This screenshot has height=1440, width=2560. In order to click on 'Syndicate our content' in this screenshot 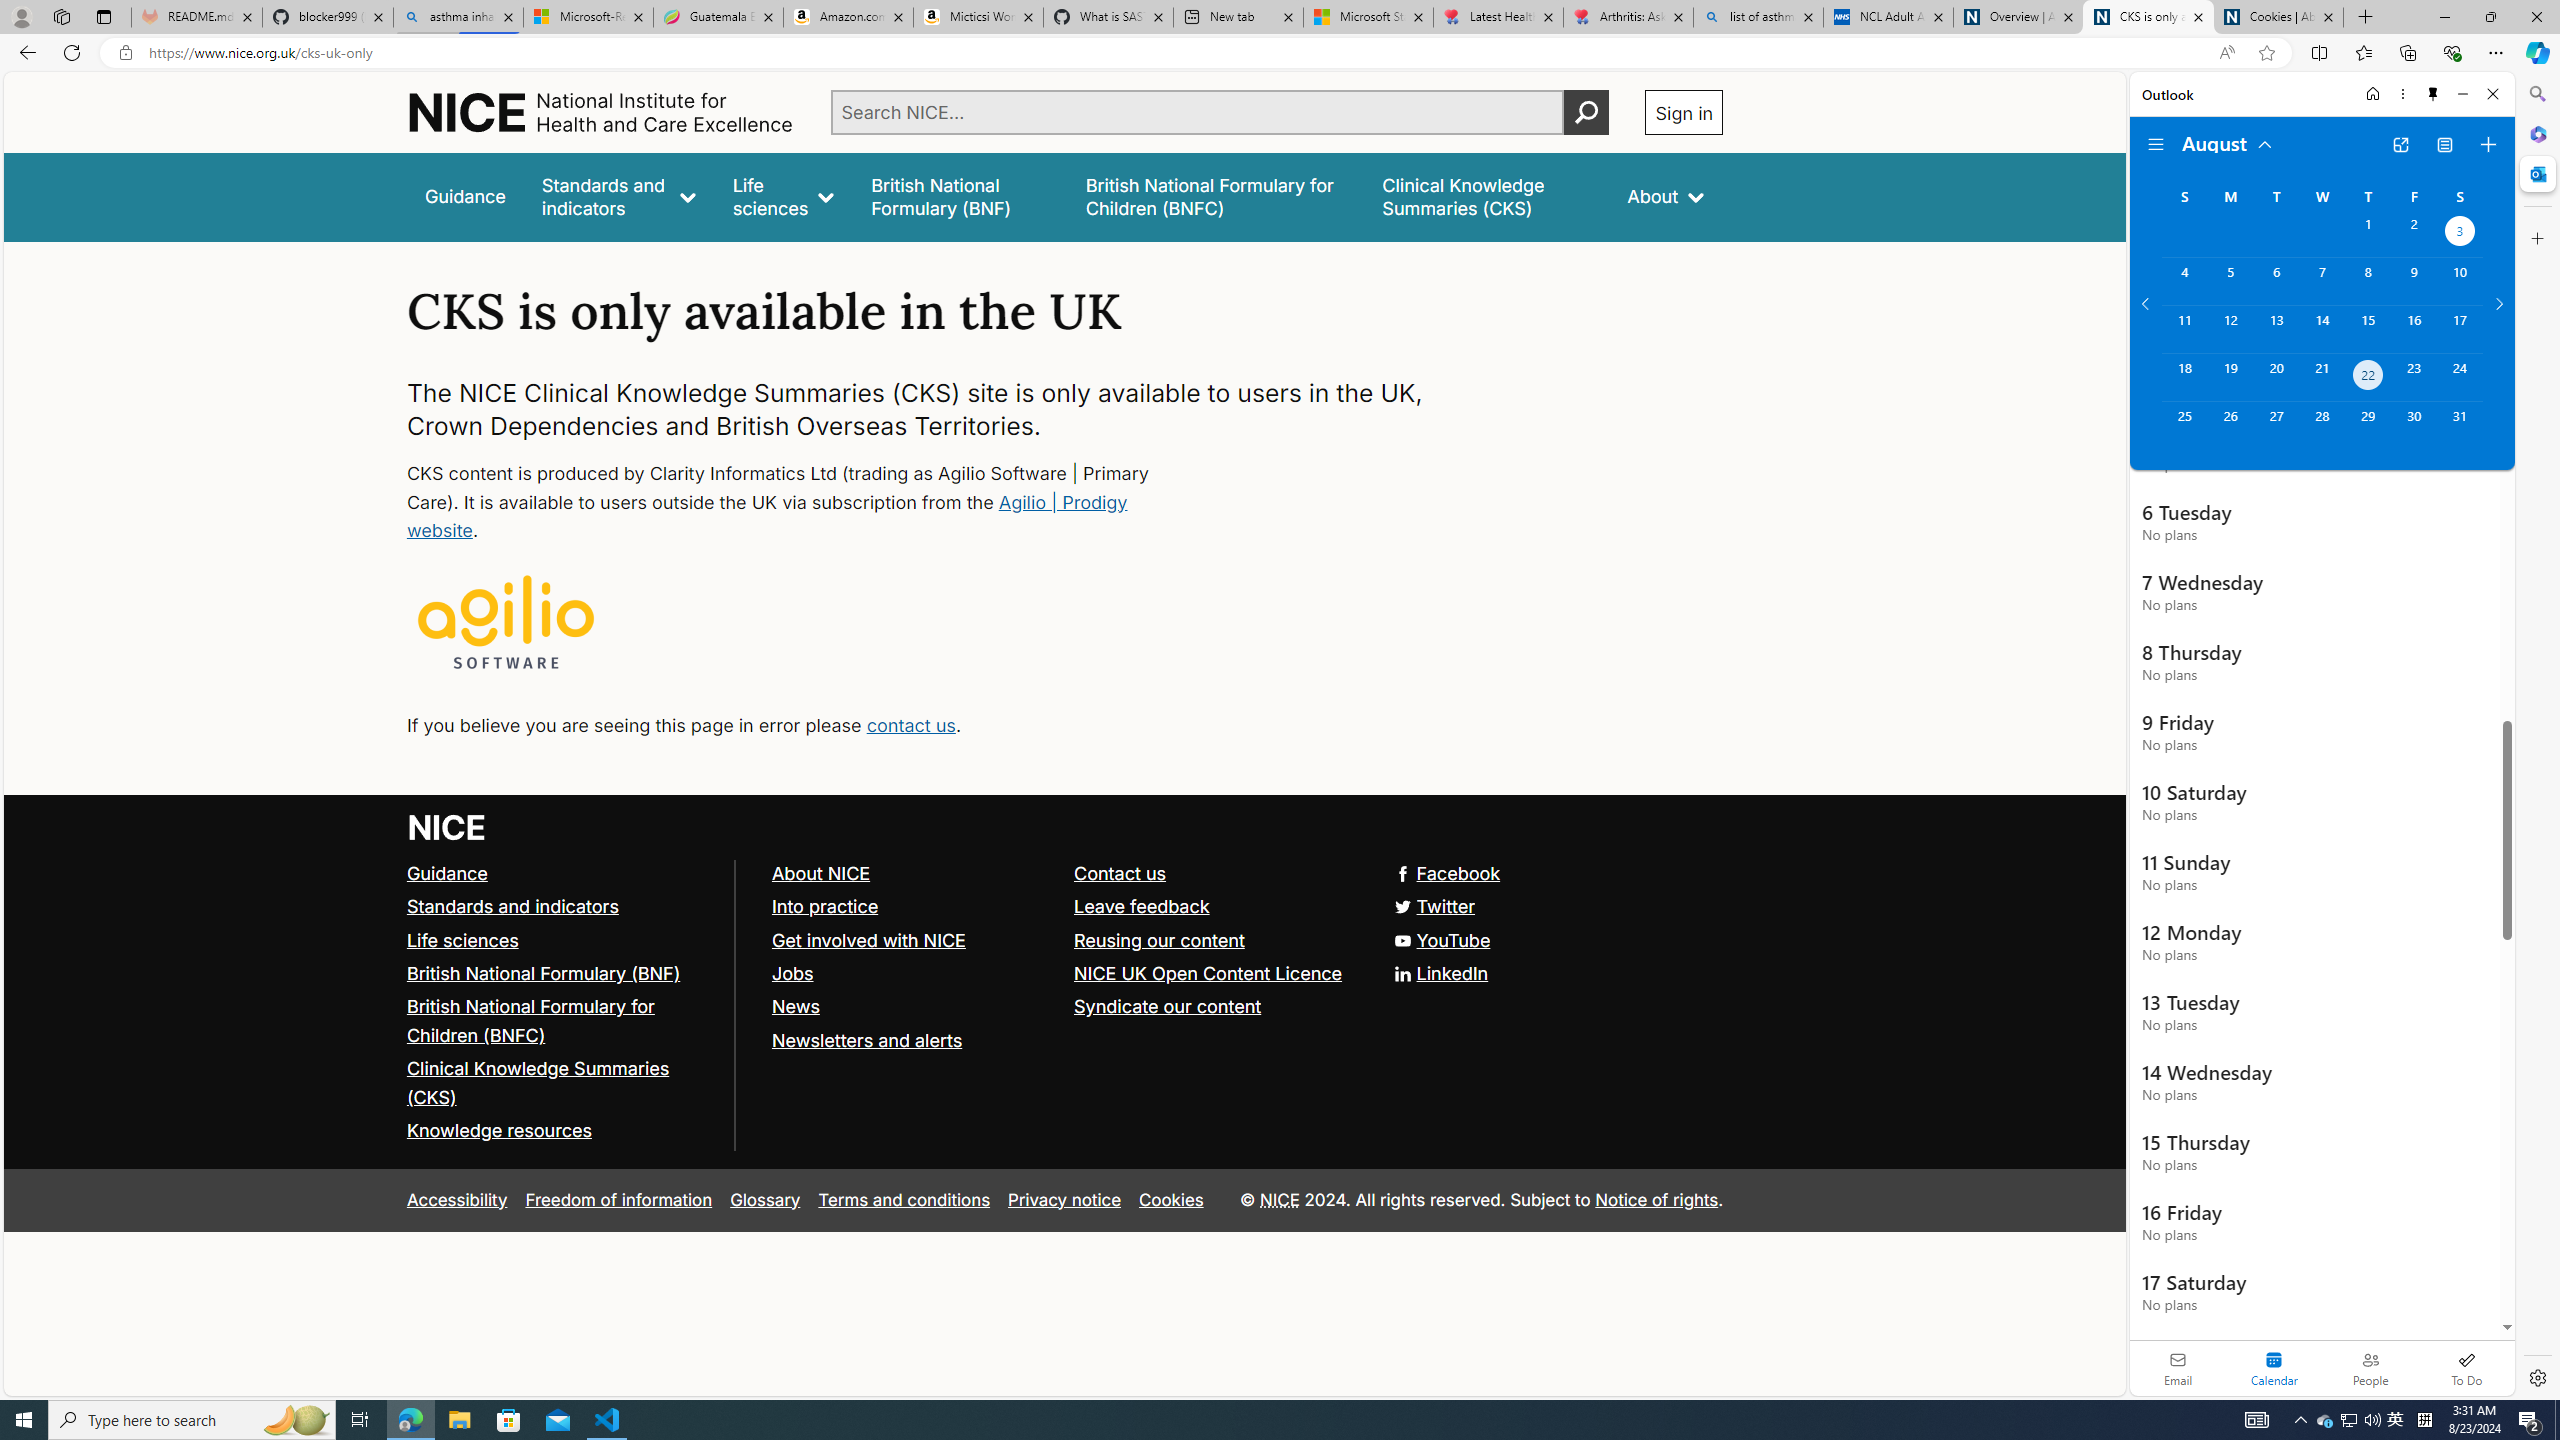, I will do `click(1216, 1007)`.